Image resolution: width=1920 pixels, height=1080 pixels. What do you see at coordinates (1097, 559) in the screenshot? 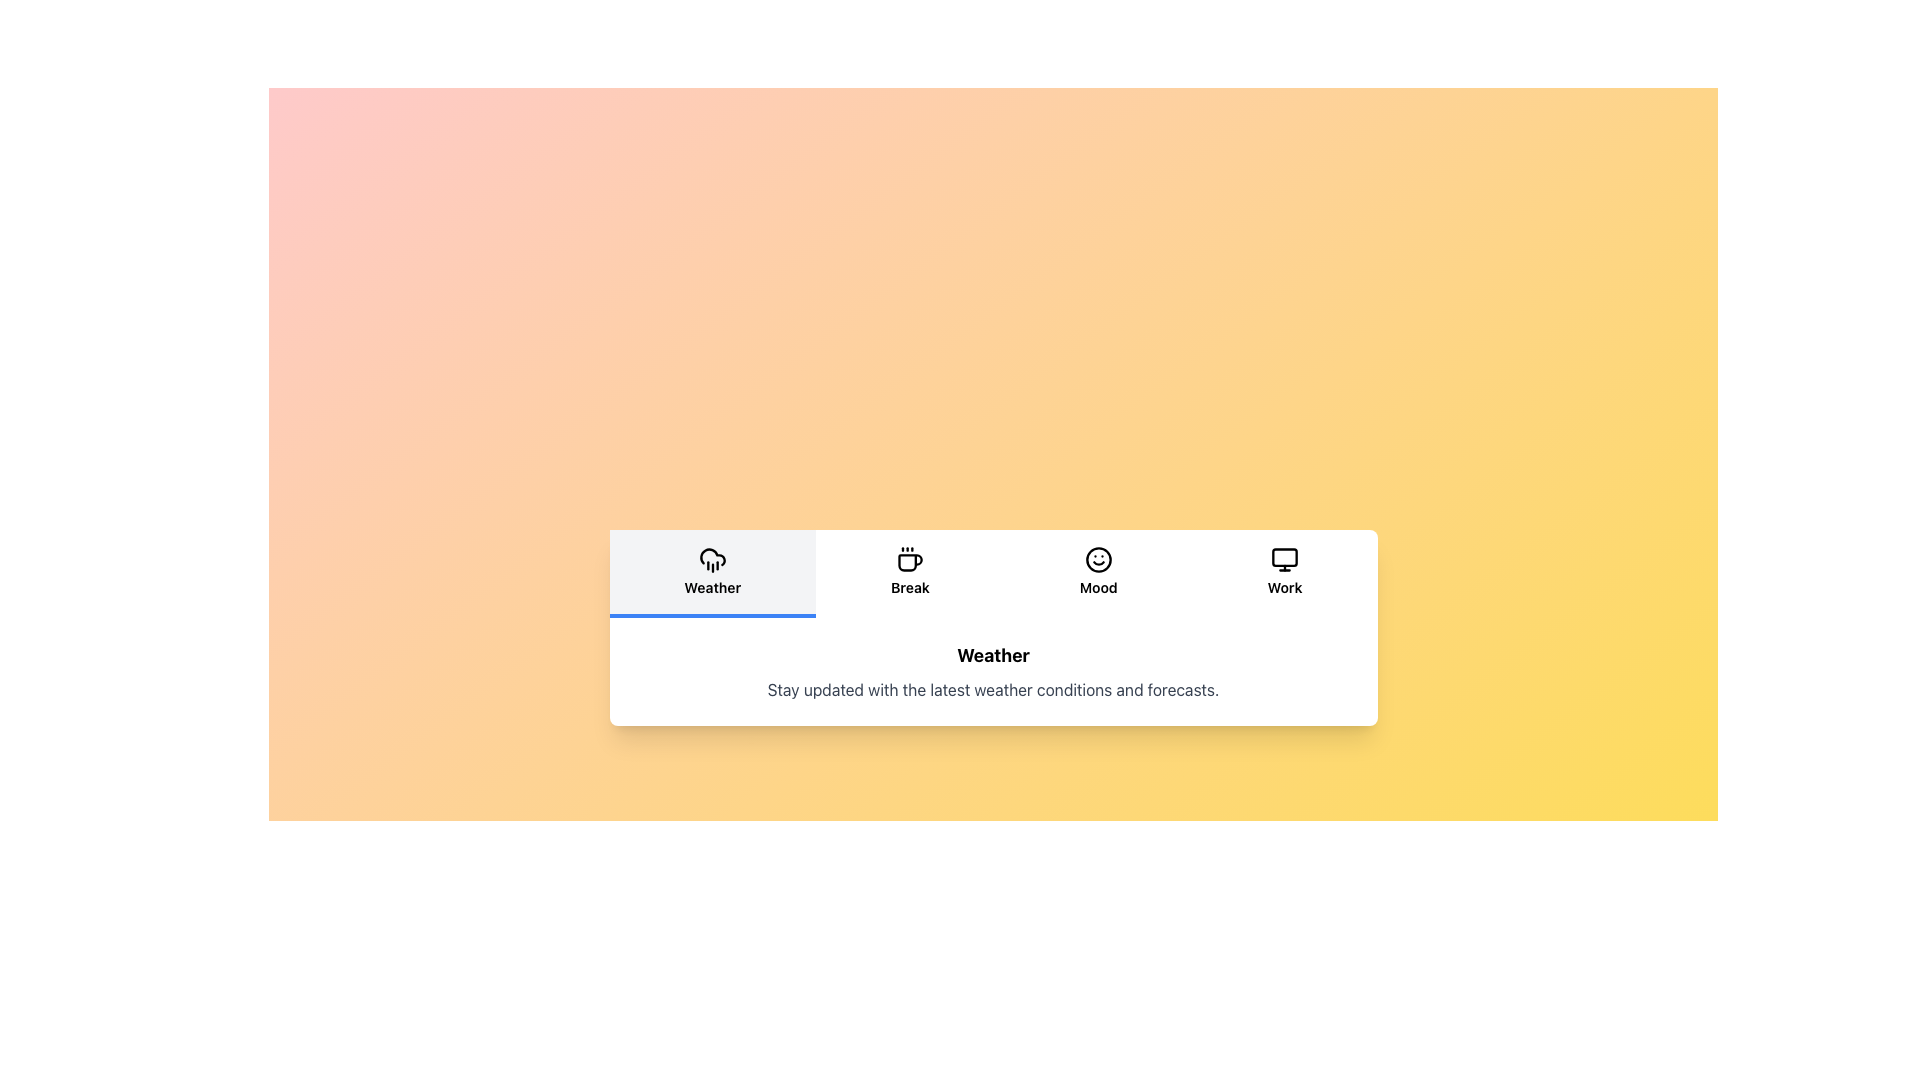
I see `the central circular graphic icon representing a smiley face, which is the third option labeled 'Mood' in the horizontal menu bar` at bounding box center [1097, 559].